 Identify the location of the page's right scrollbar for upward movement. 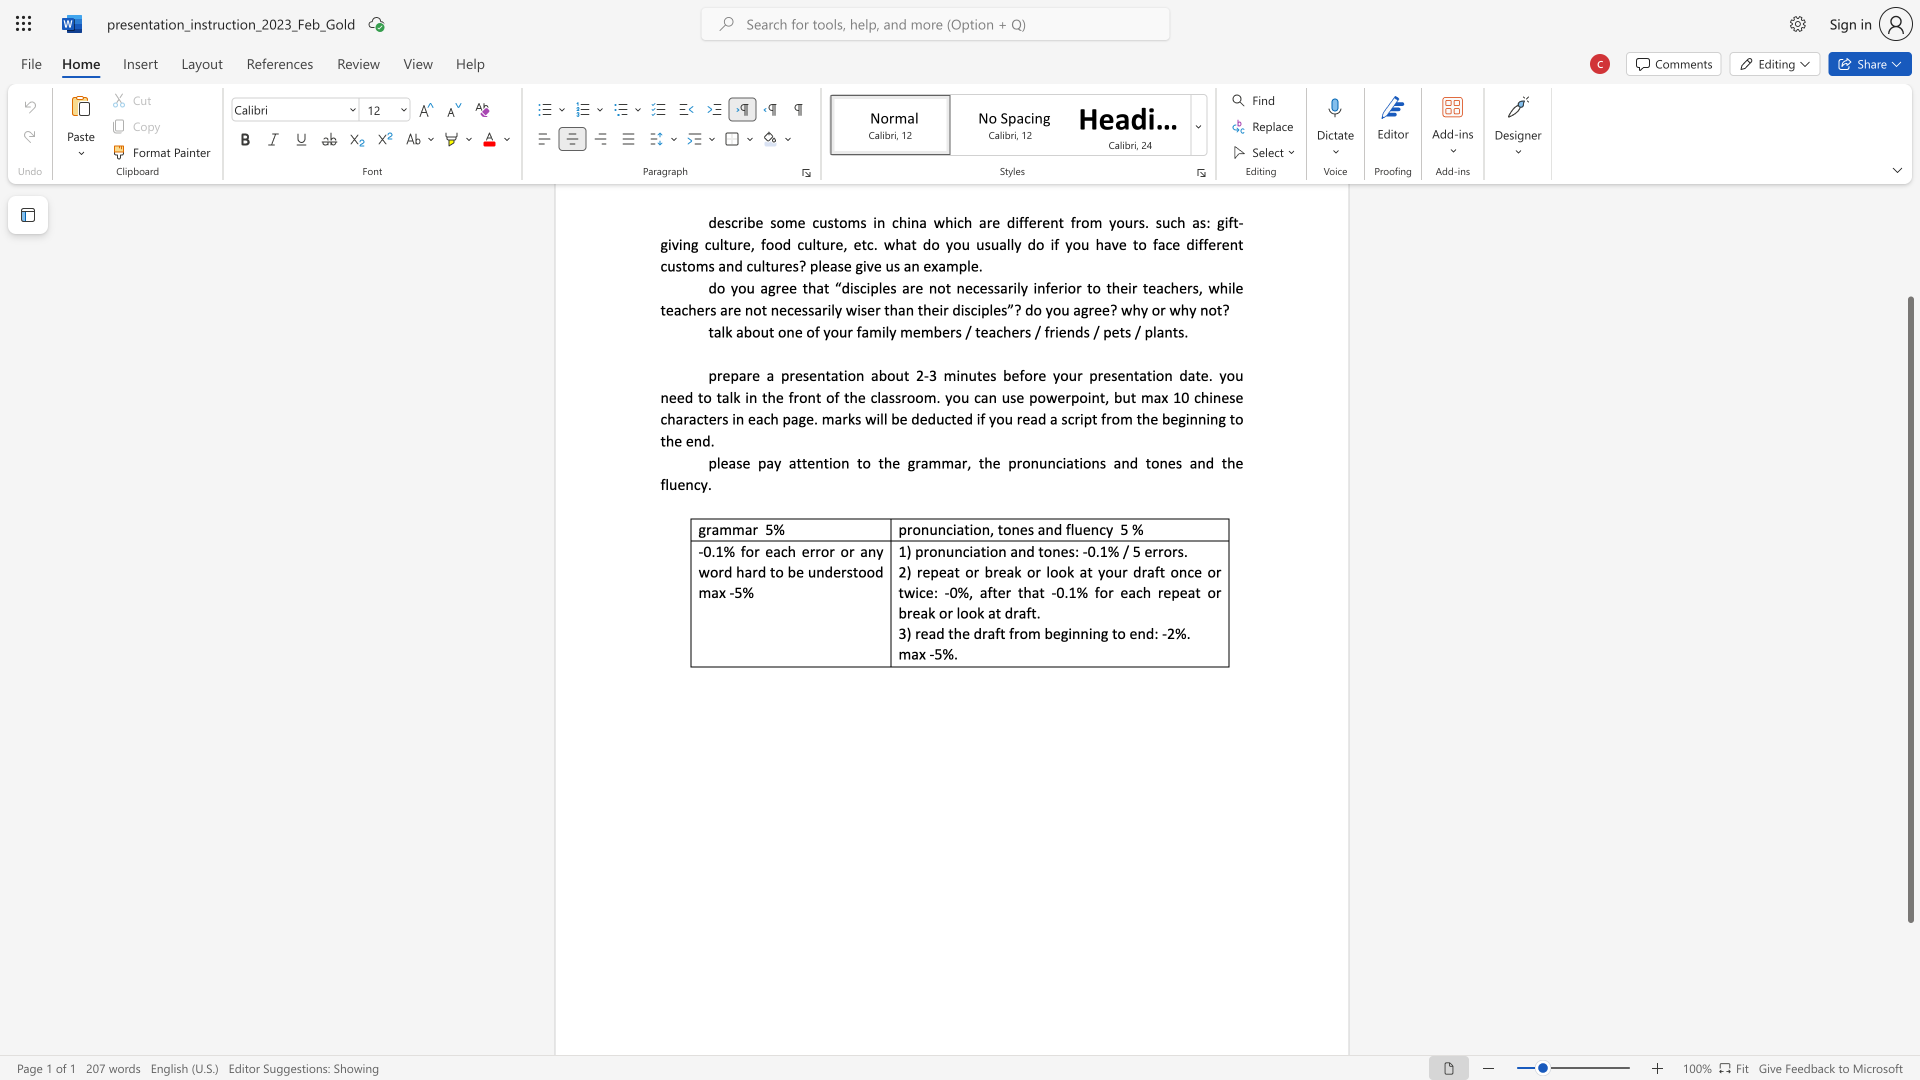
(1909, 209).